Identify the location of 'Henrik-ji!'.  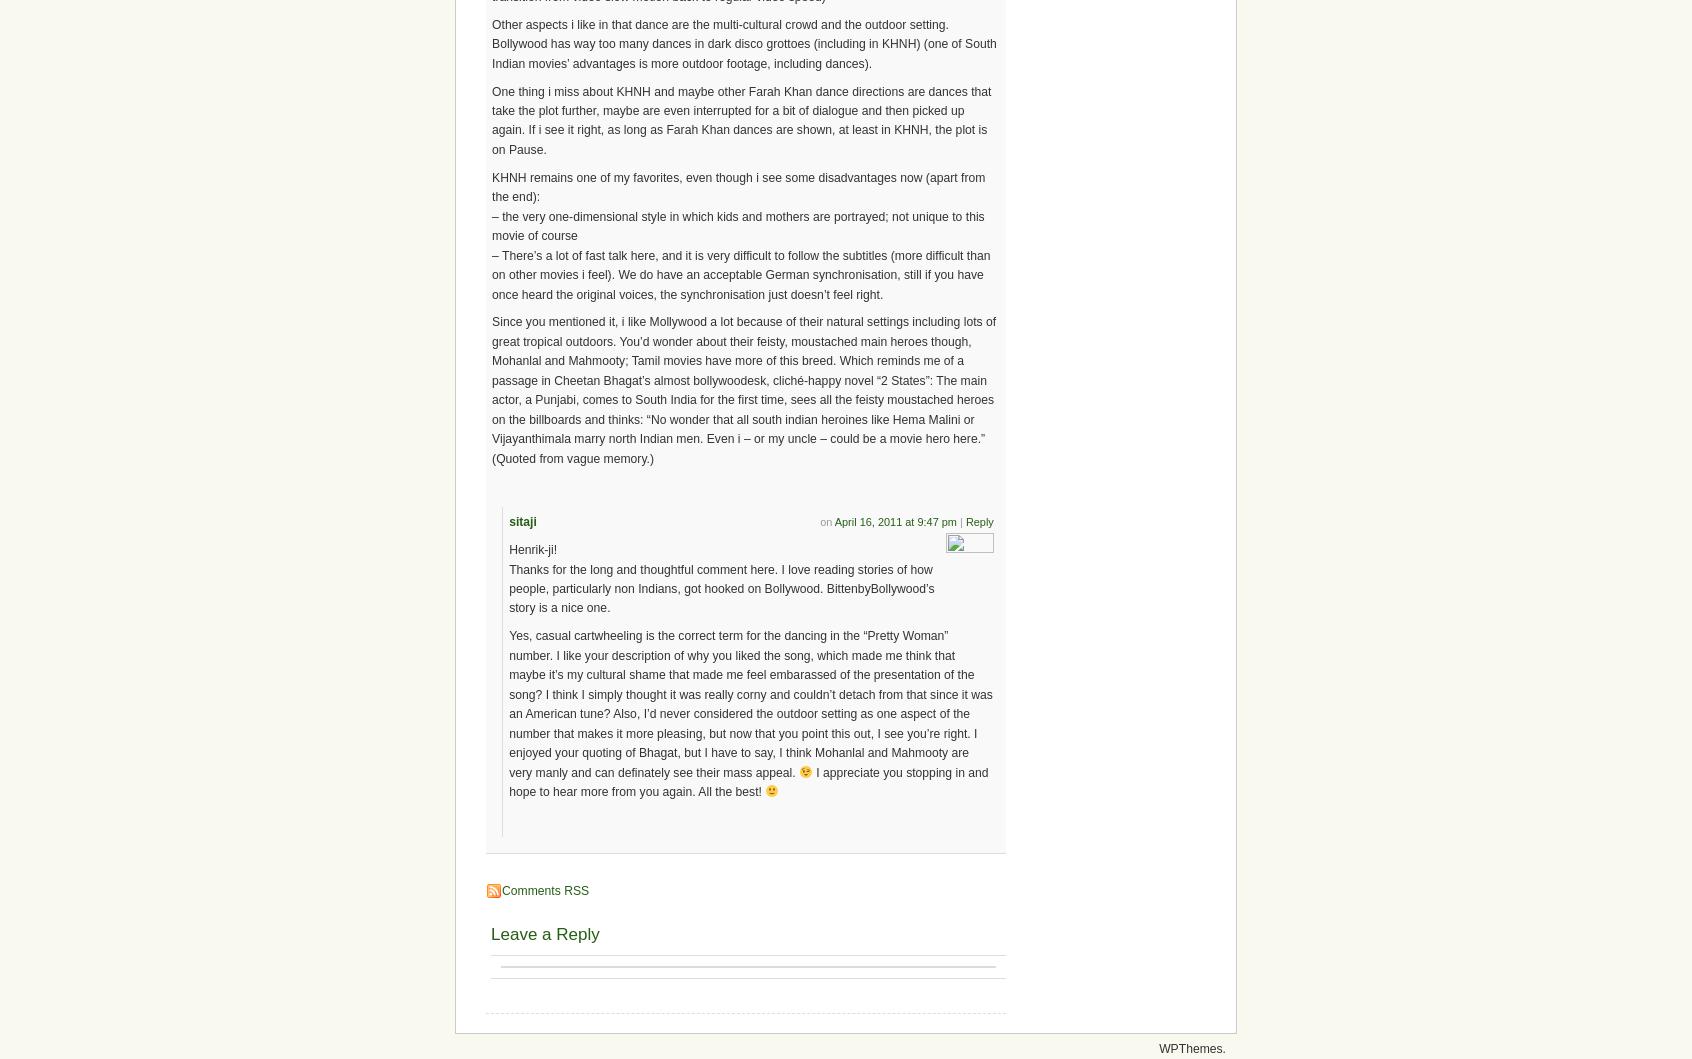
(532, 549).